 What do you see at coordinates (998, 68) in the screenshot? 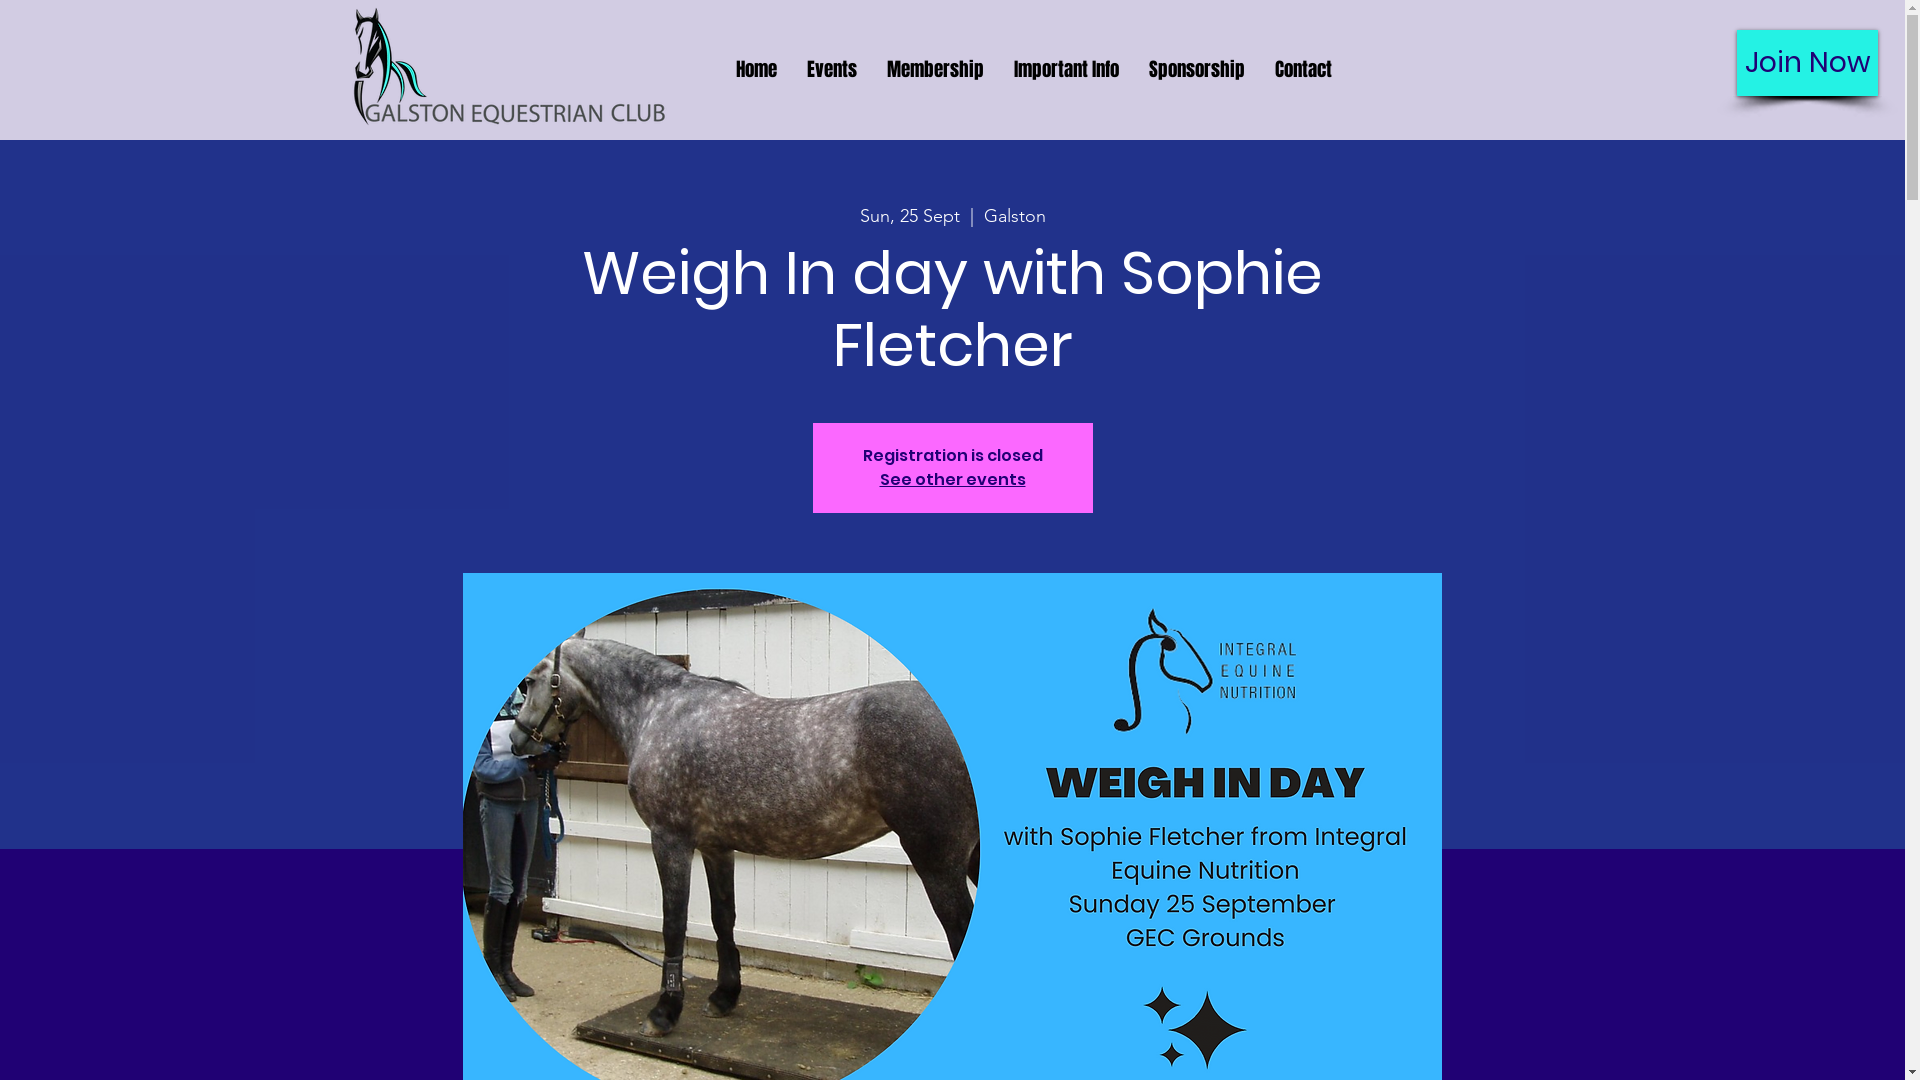
I see `'Important Info'` at bounding box center [998, 68].